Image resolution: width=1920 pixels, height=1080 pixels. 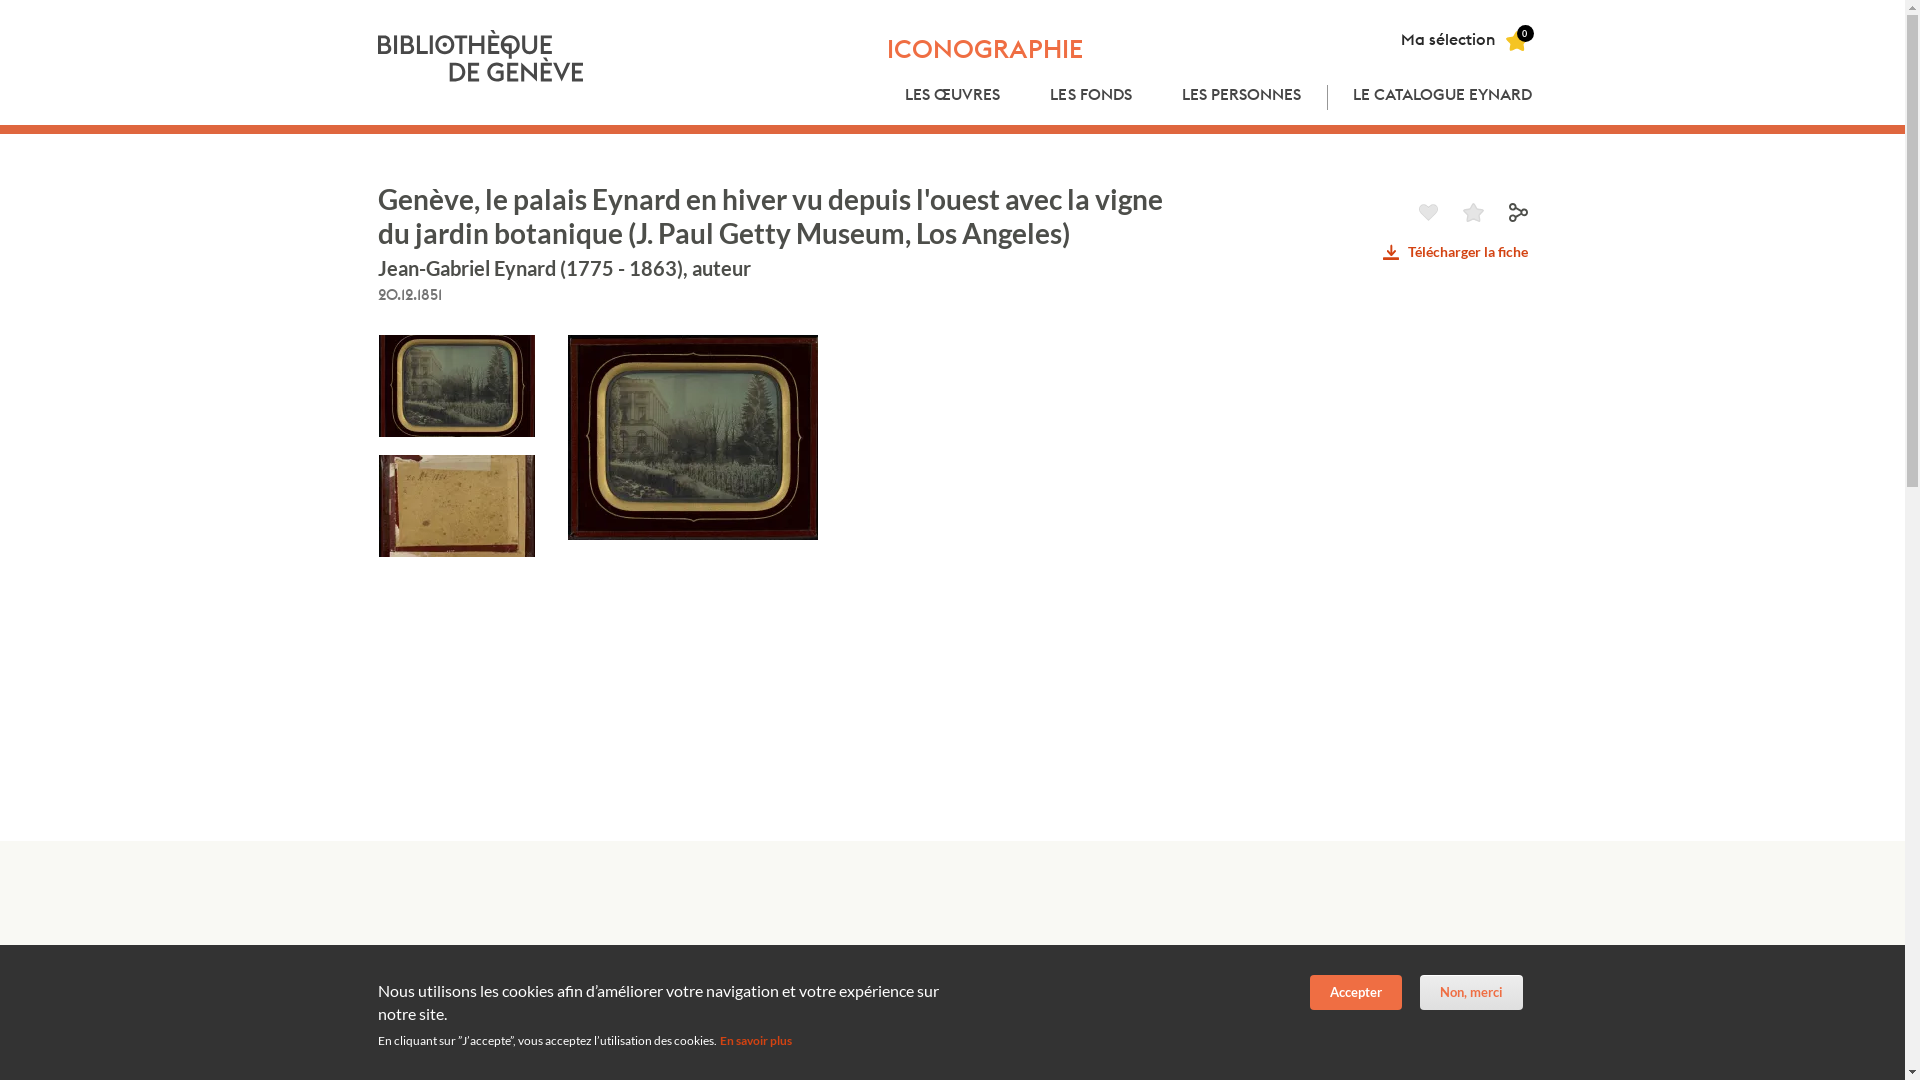 I want to click on 'Non, merci', so click(x=1471, y=992).